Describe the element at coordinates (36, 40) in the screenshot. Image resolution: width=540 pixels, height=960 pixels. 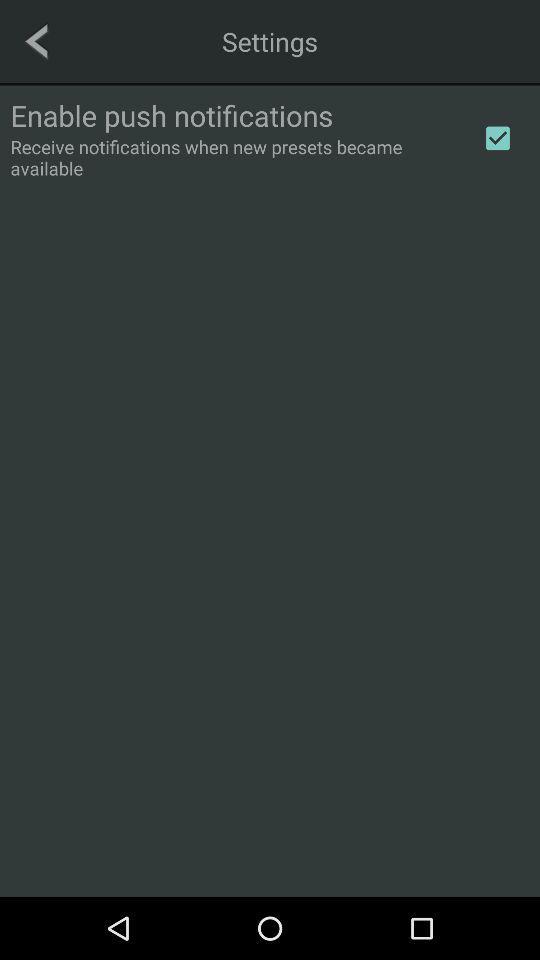
I see `the icon next to the settings item` at that location.